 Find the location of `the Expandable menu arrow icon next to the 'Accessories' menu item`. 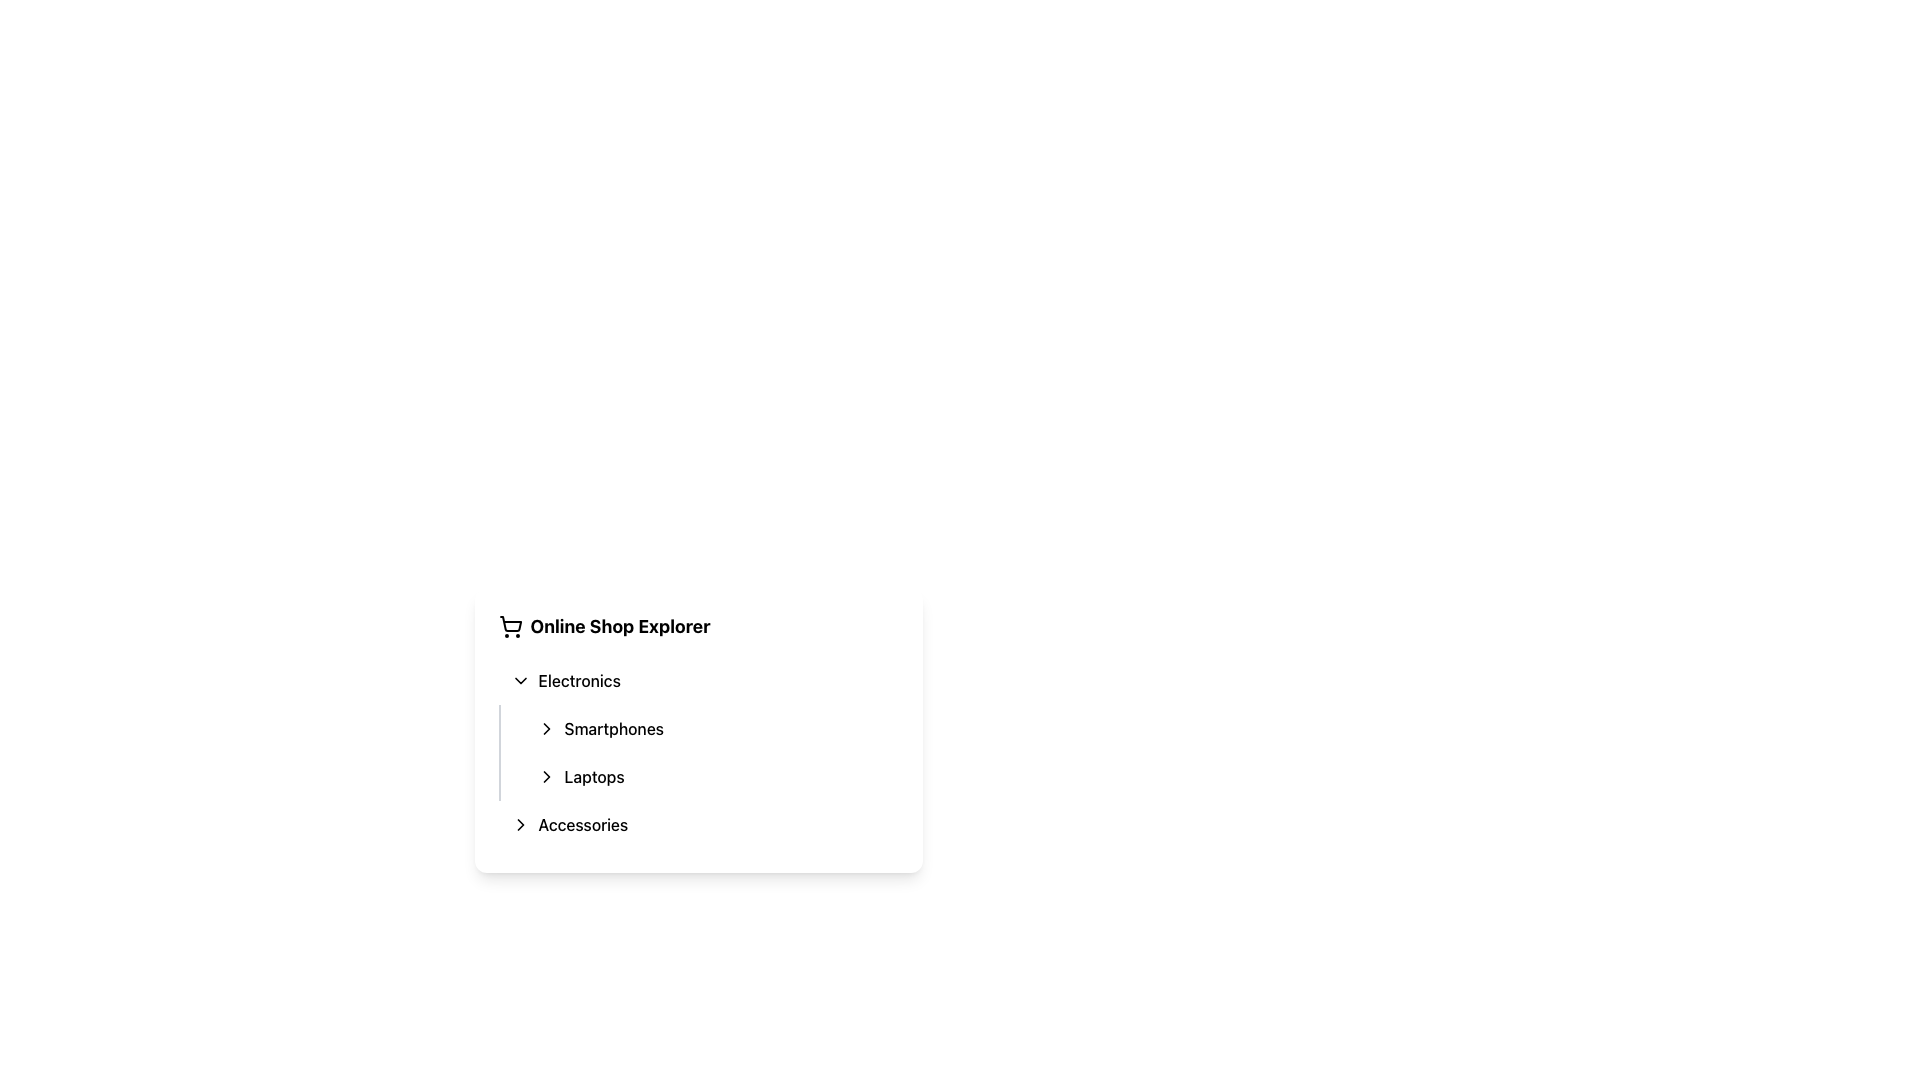

the Expandable menu arrow icon next to the 'Accessories' menu item is located at coordinates (520, 825).